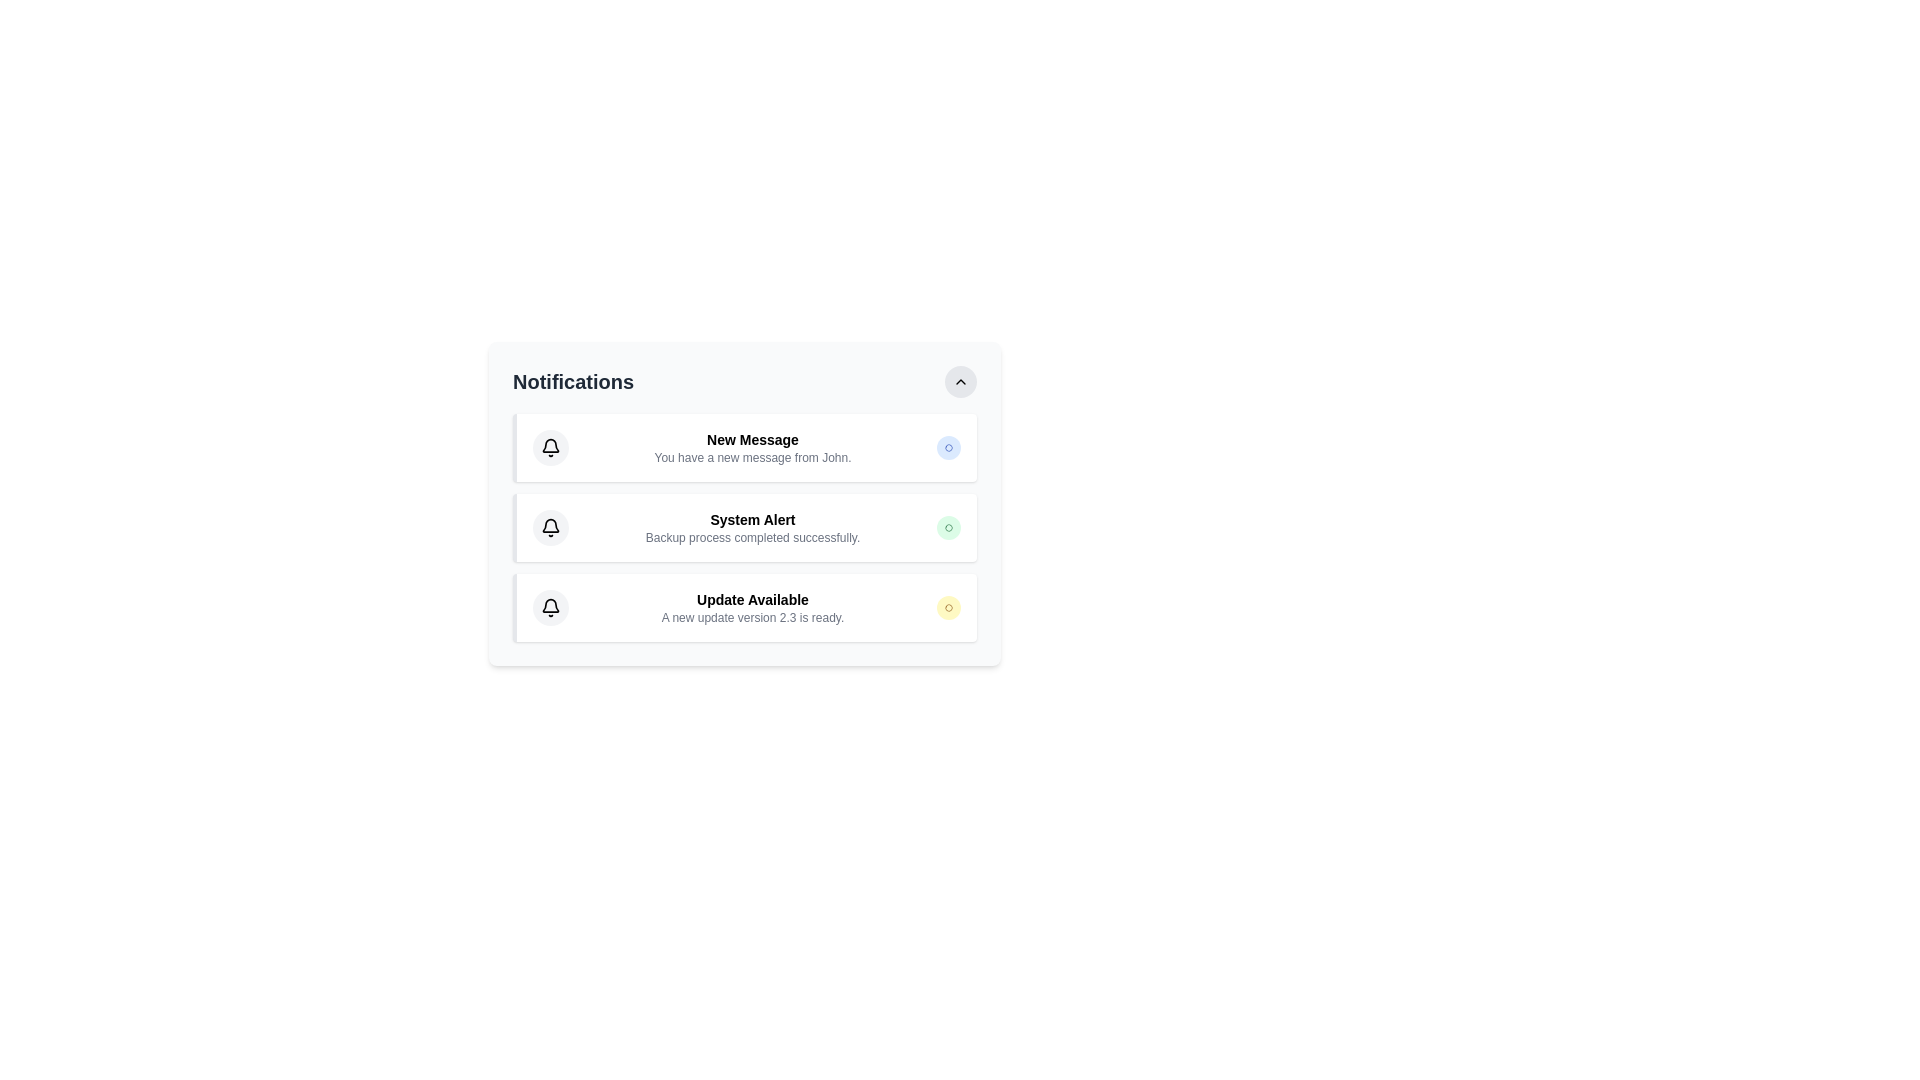 The image size is (1920, 1080). I want to click on the text block that contains the bolded text 'New Message' and the detail 'You have a new message from John.' within the first notification card in the 'Notifications' section, so click(752, 446).